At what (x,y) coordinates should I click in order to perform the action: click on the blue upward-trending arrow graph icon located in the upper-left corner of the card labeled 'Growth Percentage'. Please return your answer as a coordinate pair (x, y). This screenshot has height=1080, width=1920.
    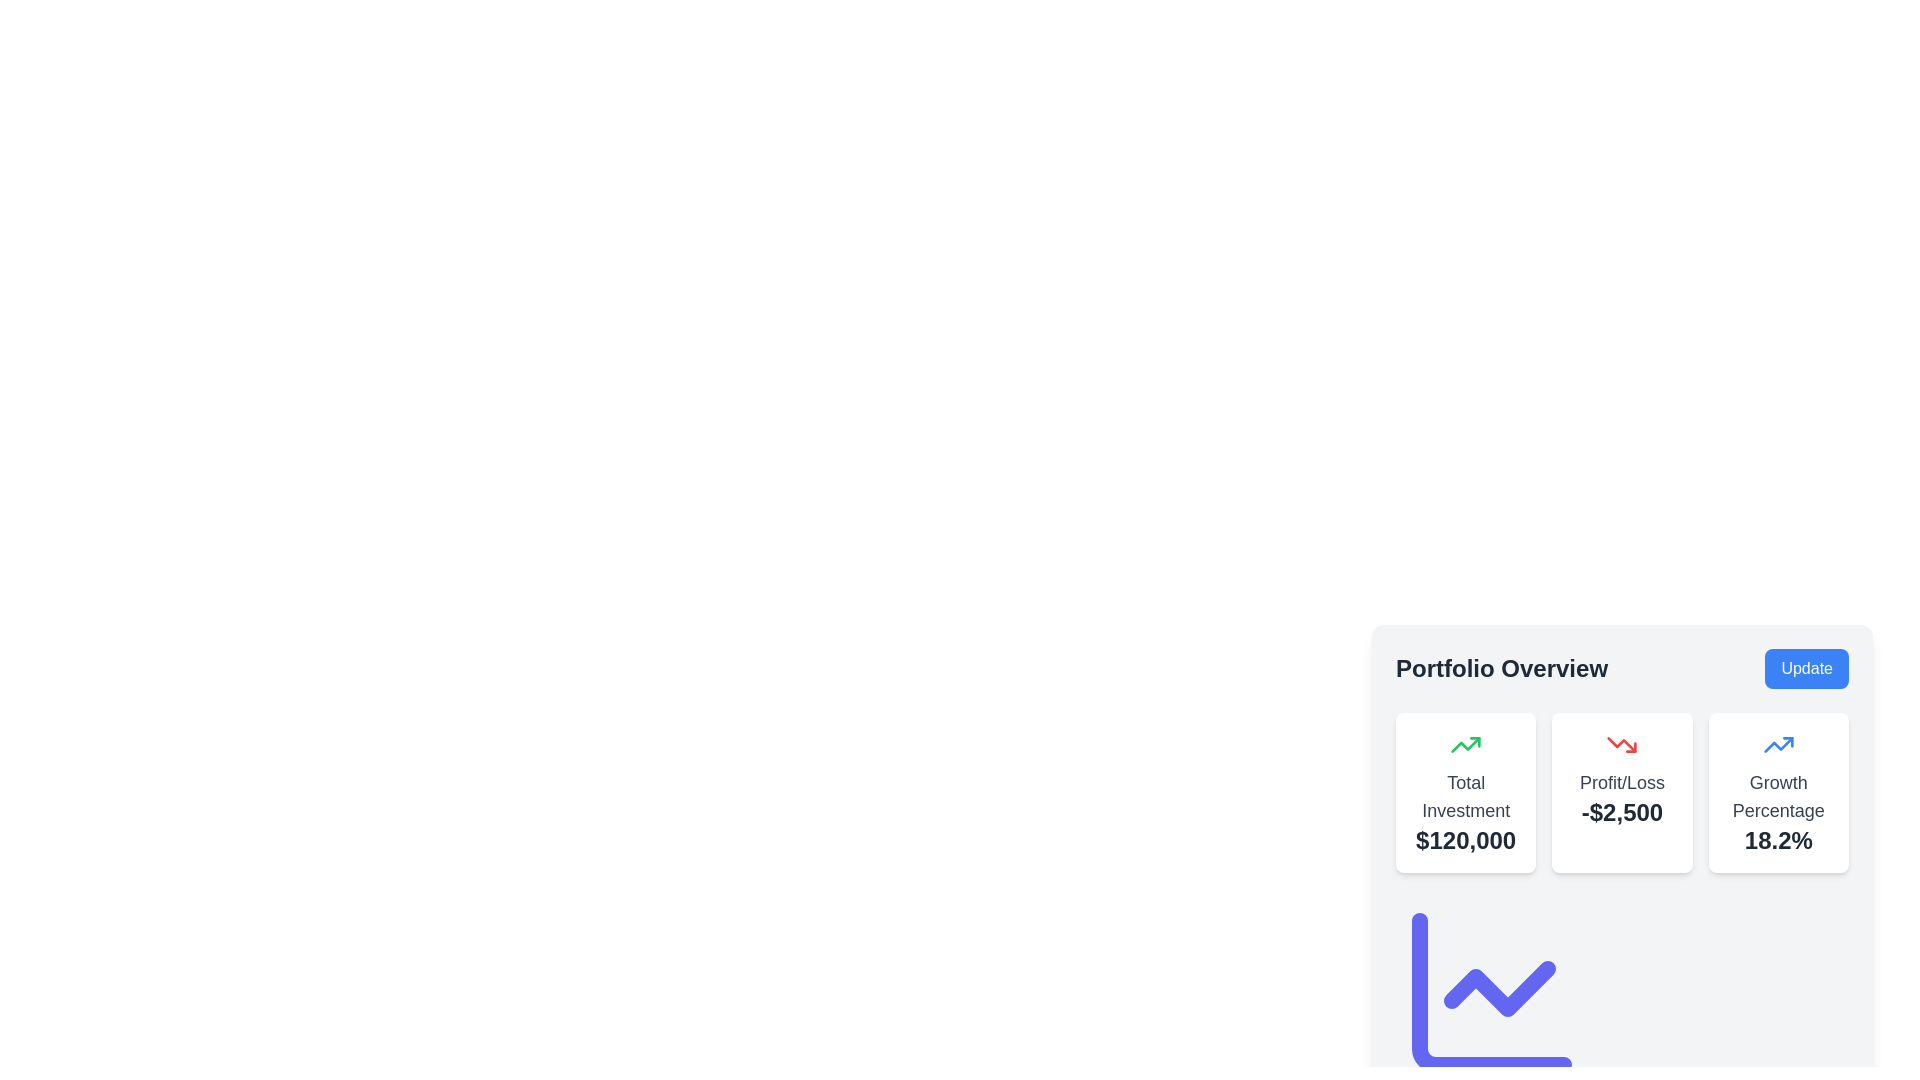
    Looking at the image, I should click on (1778, 744).